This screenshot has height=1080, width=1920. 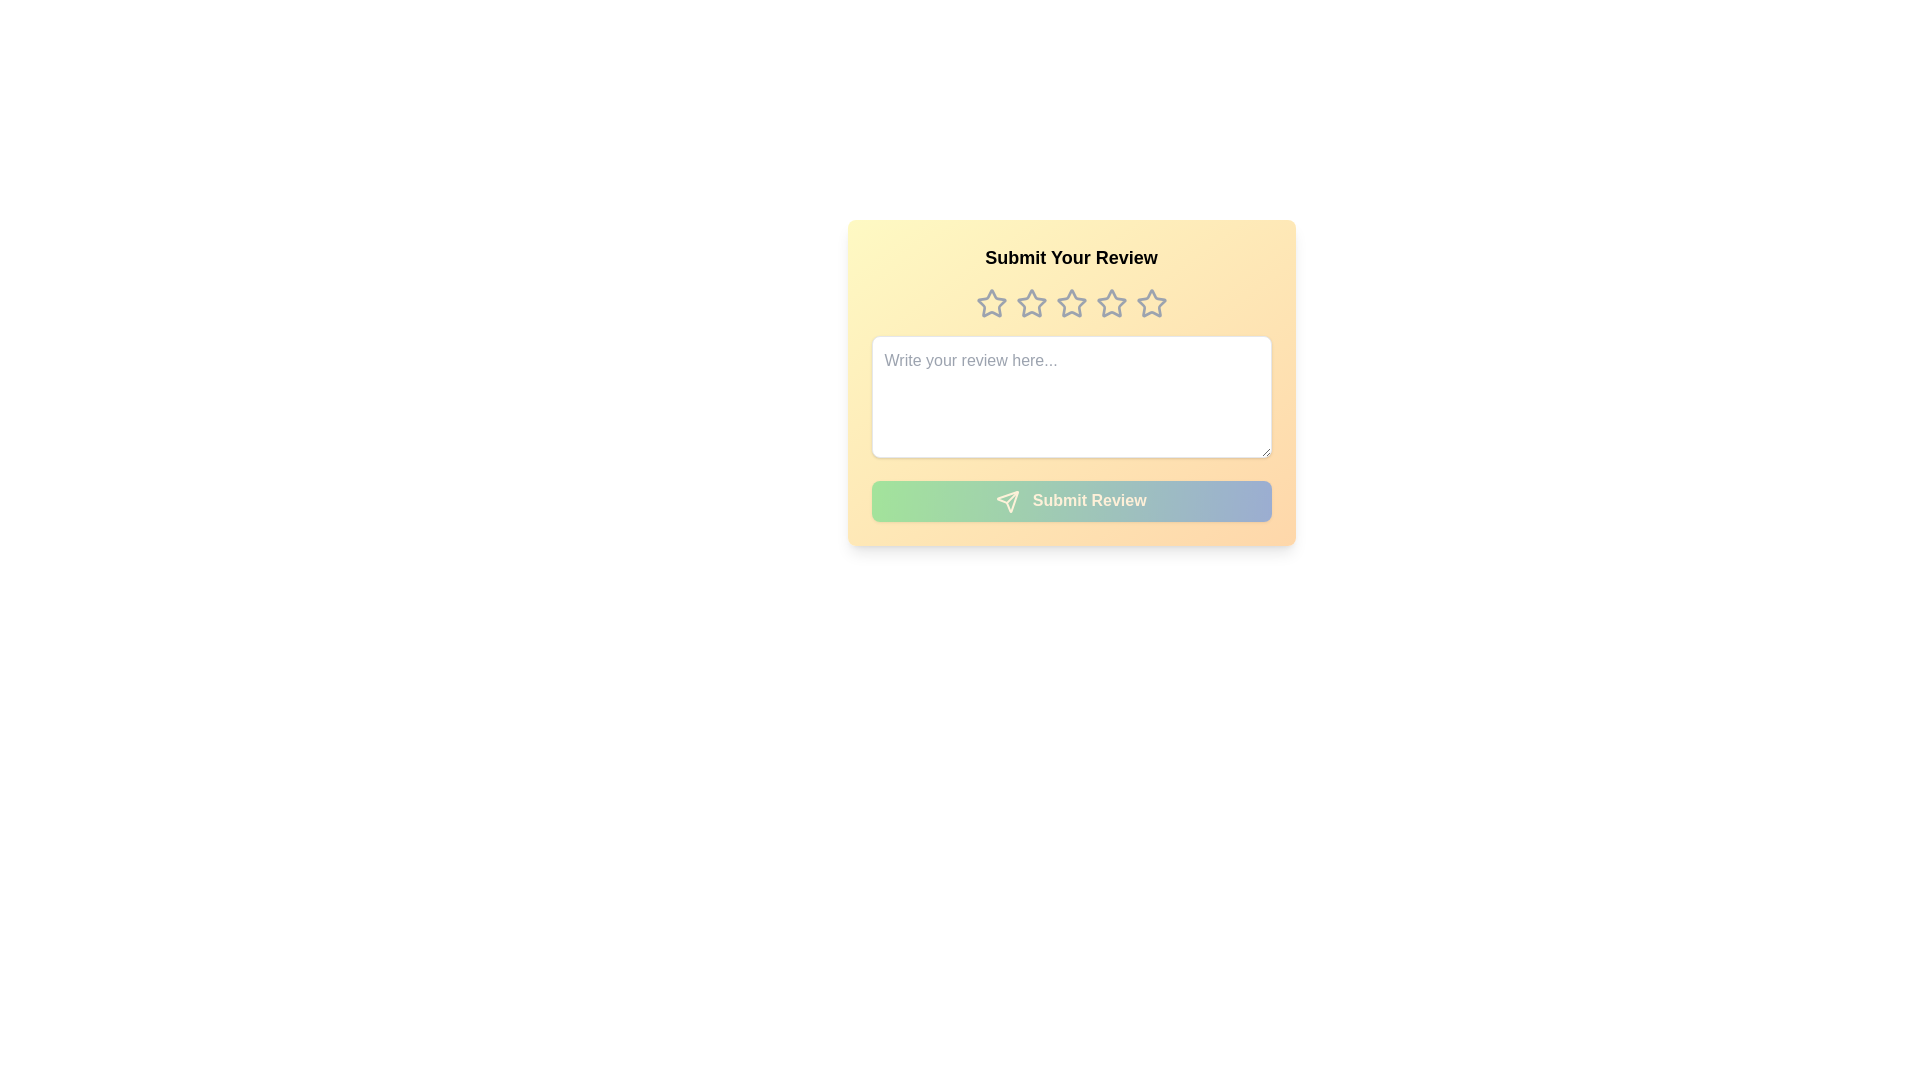 What do you see at coordinates (990, 303) in the screenshot?
I see `the first star icon in the rating area above the review text box` at bounding box center [990, 303].